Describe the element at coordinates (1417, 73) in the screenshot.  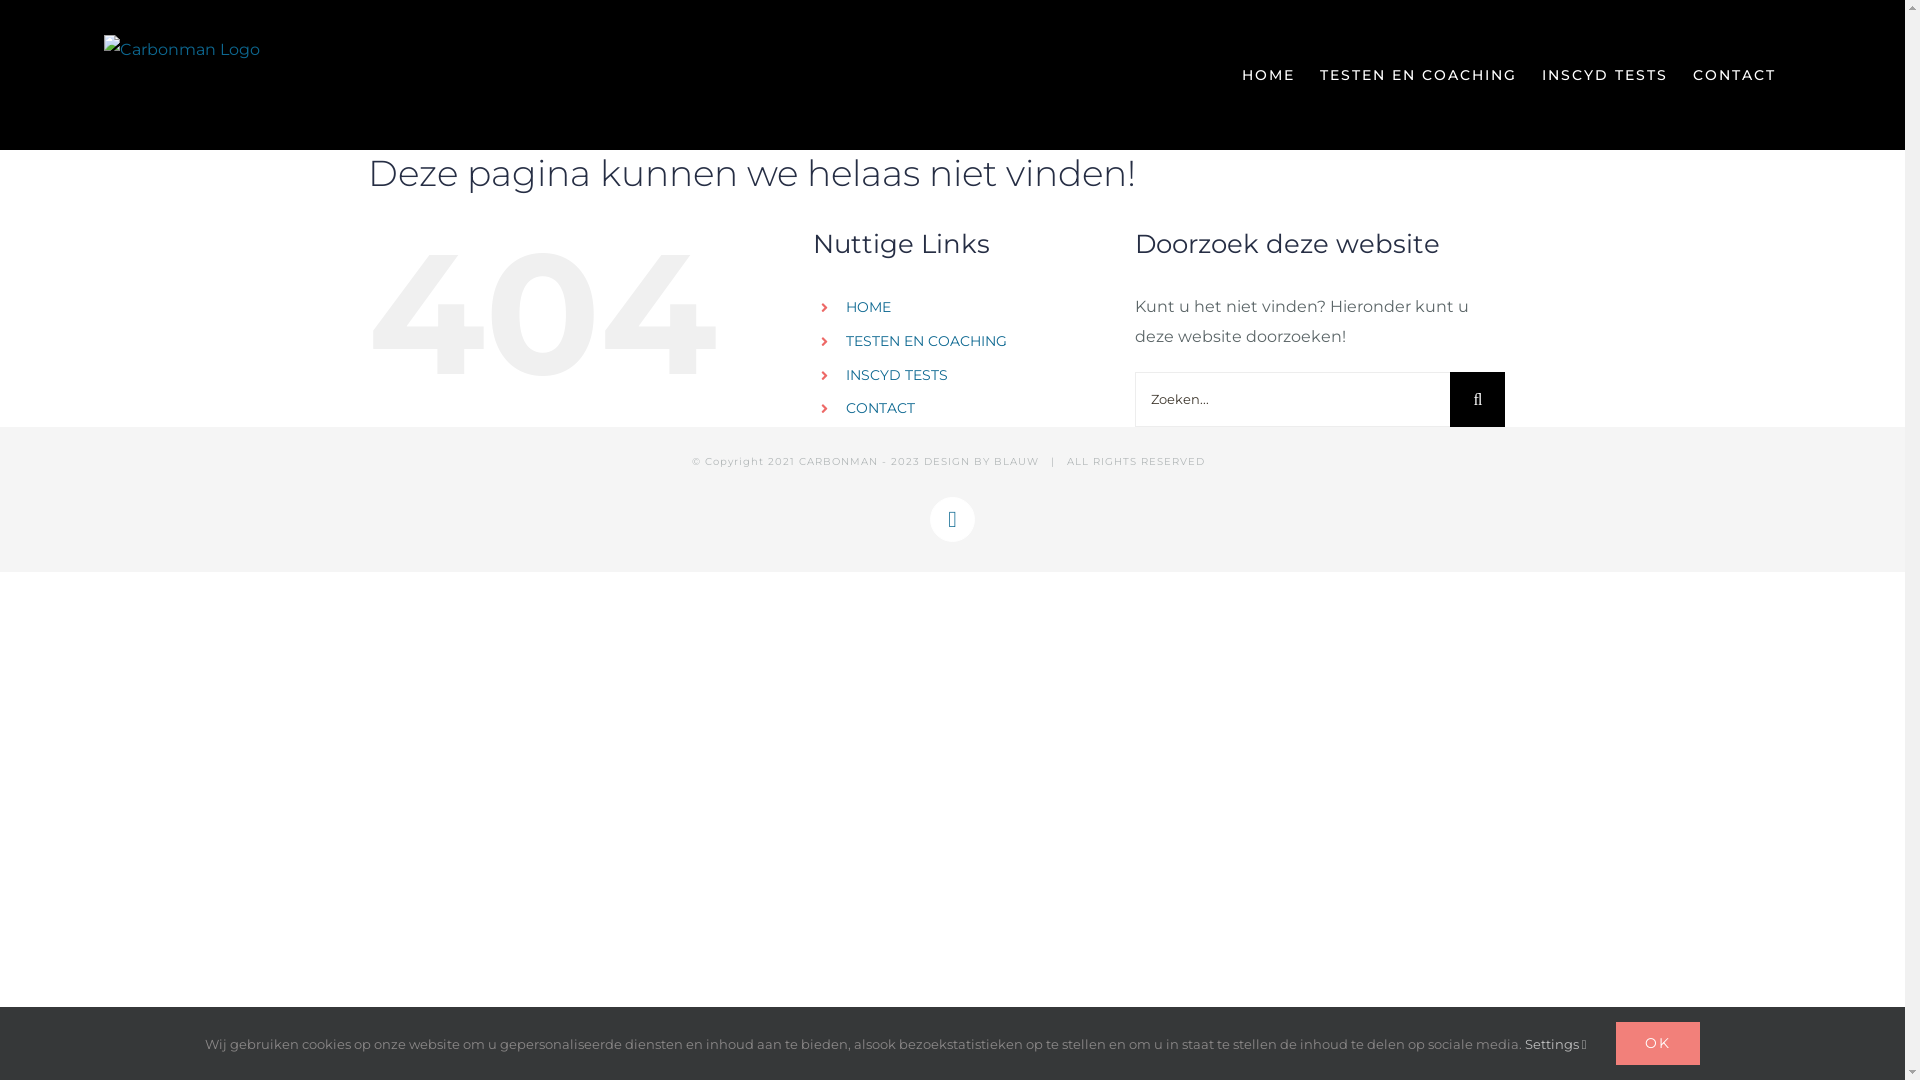
I see `'TESTEN EN COACHING'` at that location.